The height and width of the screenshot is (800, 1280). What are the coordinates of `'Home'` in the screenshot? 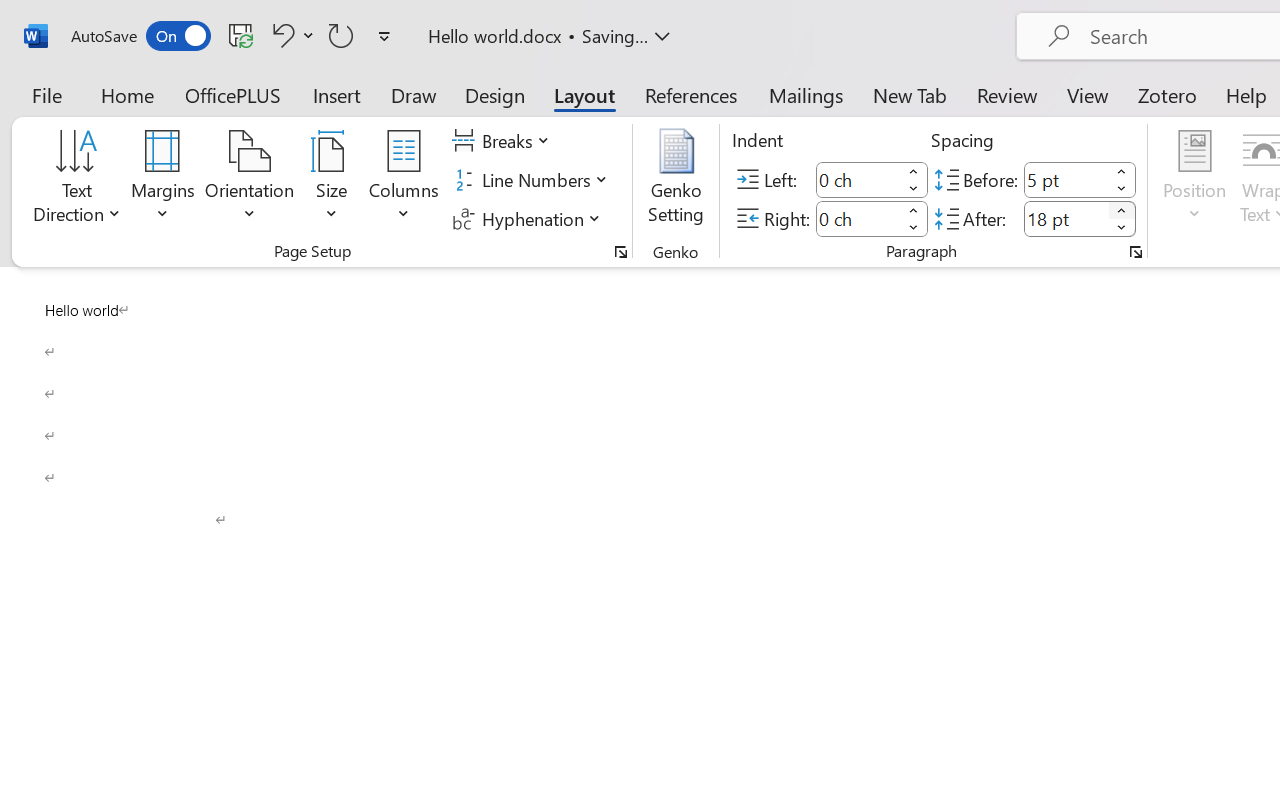 It's located at (127, 94).